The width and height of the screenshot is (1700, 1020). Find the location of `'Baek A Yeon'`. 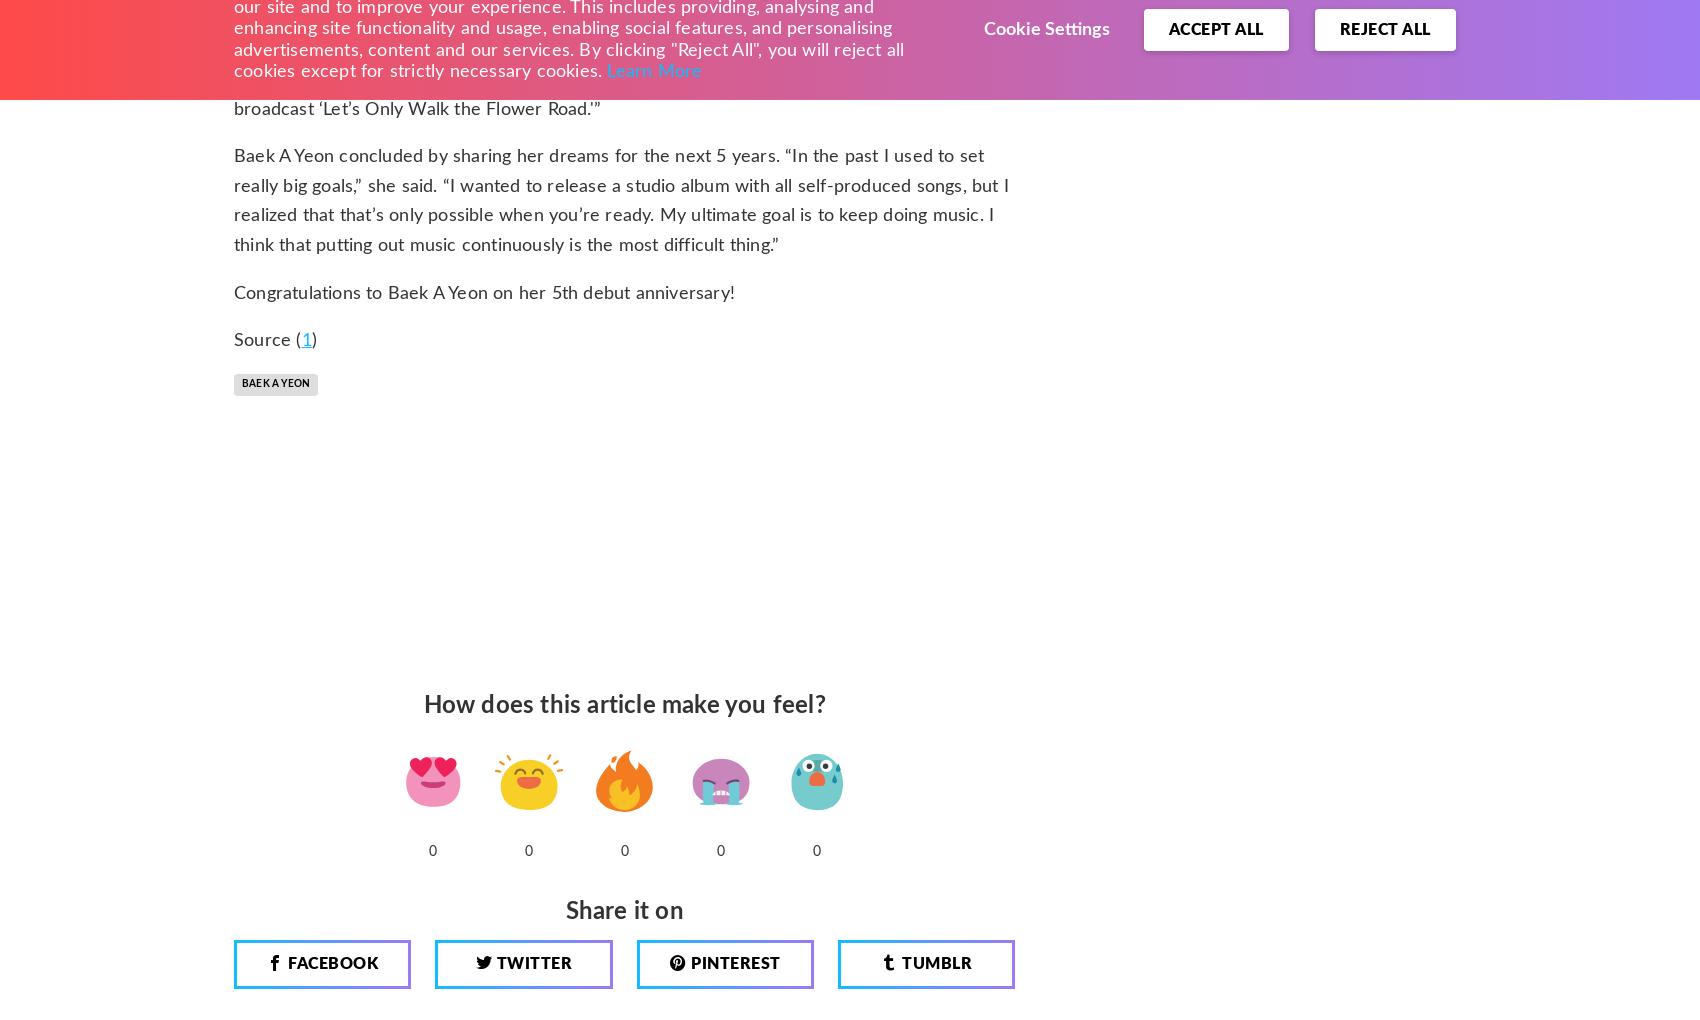

'Baek A Yeon' is located at coordinates (276, 384).